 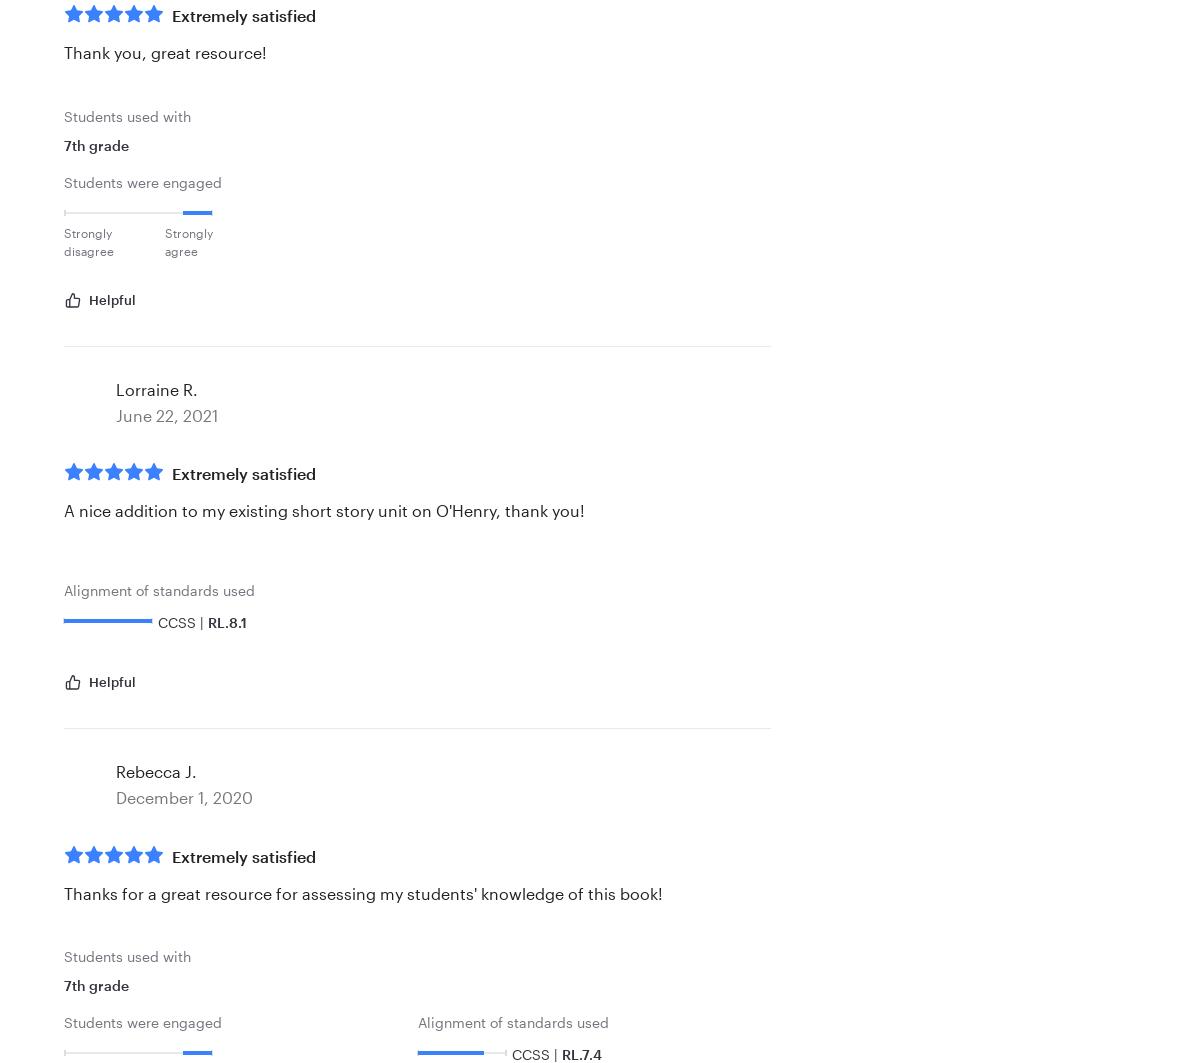 I want to click on 'Thanks for a great resource for assessing my students' knowledge of this book!', so click(x=363, y=891).